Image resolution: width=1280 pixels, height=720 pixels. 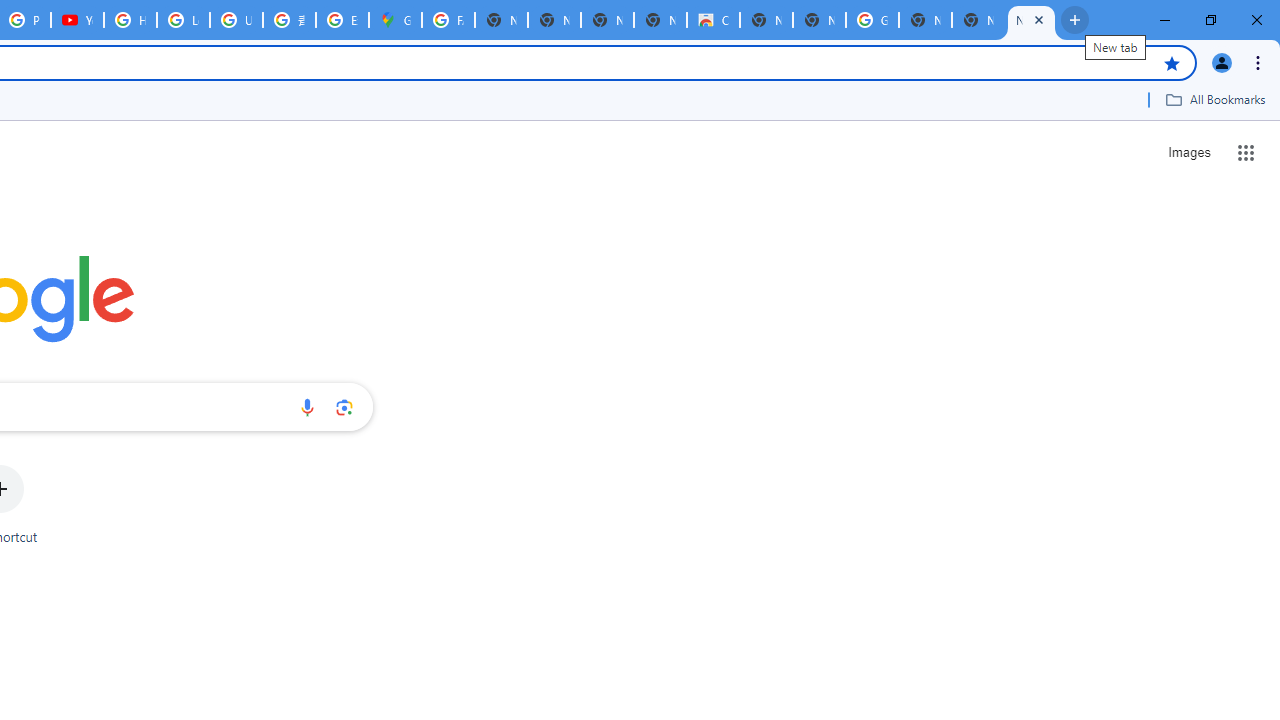 What do you see at coordinates (306, 406) in the screenshot?
I see `'Search by voice'` at bounding box center [306, 406].